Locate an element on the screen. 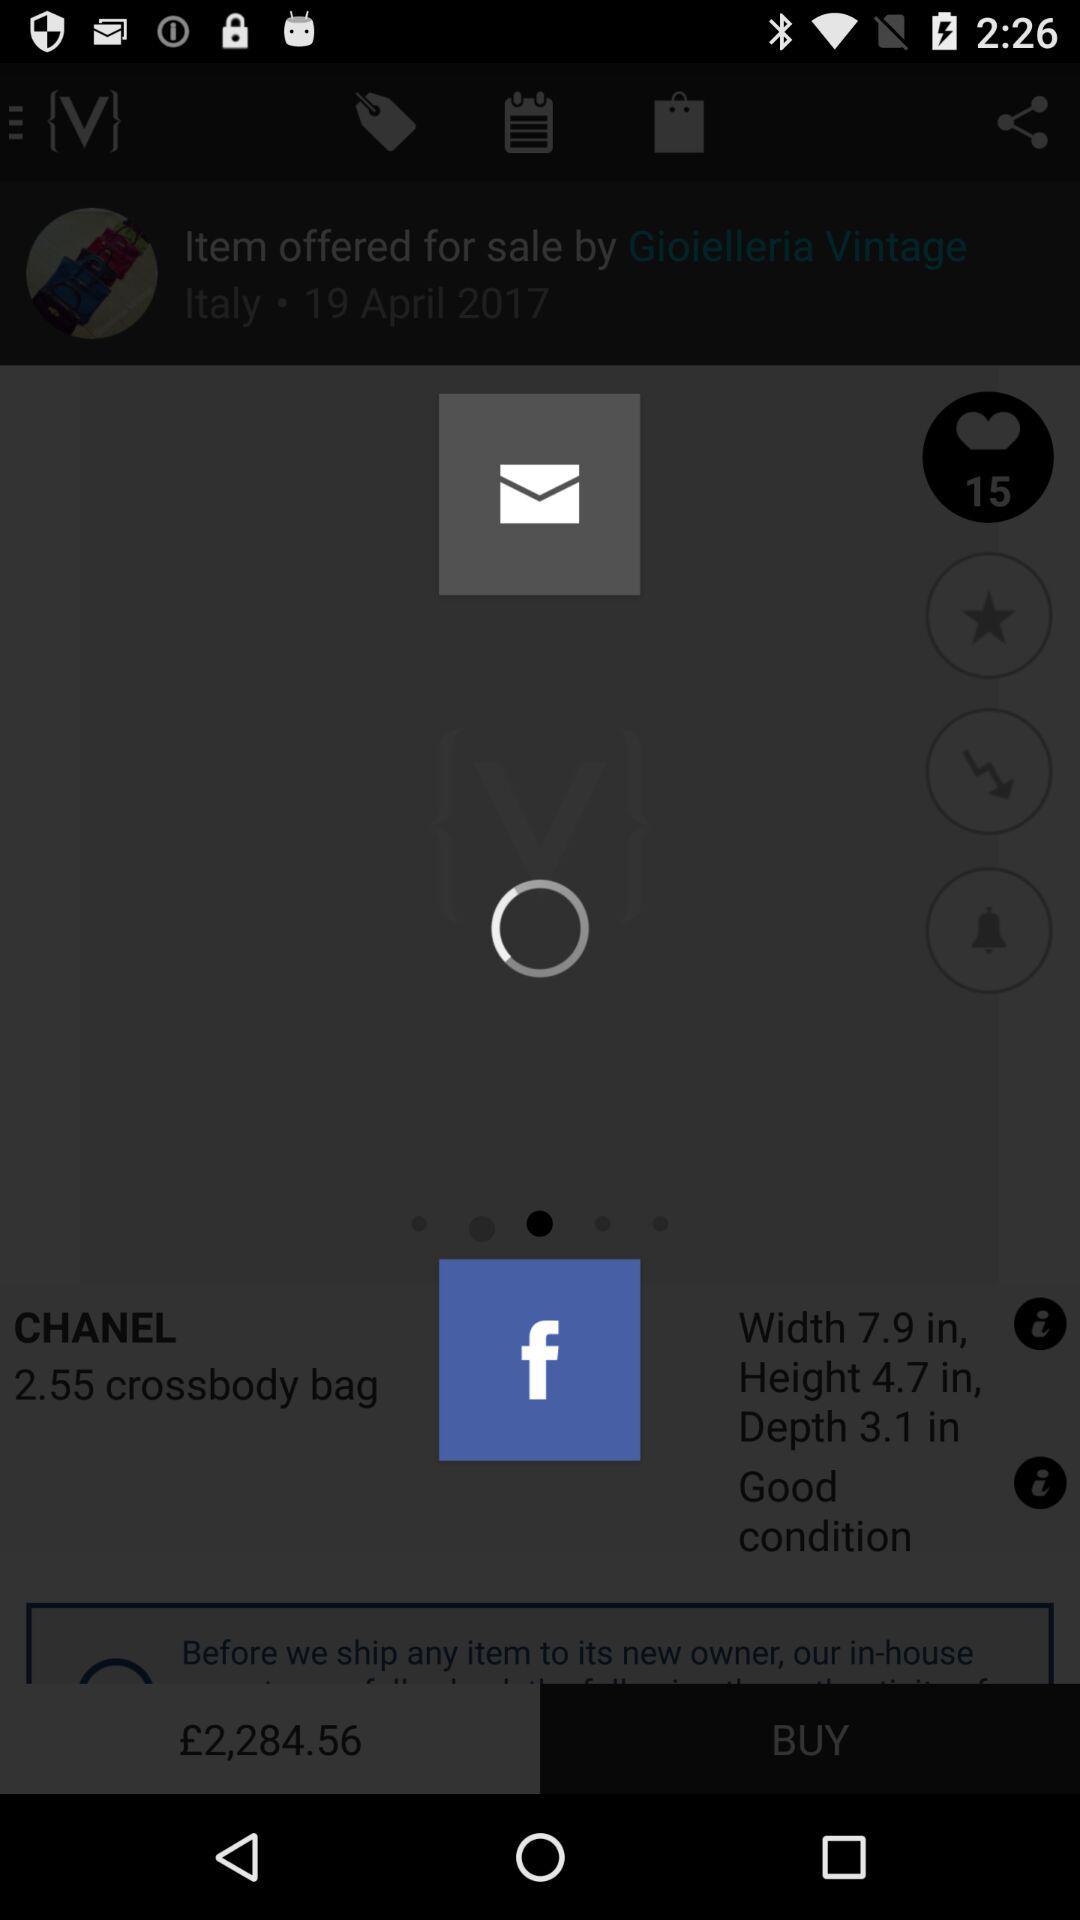 The width and height of the screenshot is (1080, 1920). the avatar icon is located at coordinates (987, 994).